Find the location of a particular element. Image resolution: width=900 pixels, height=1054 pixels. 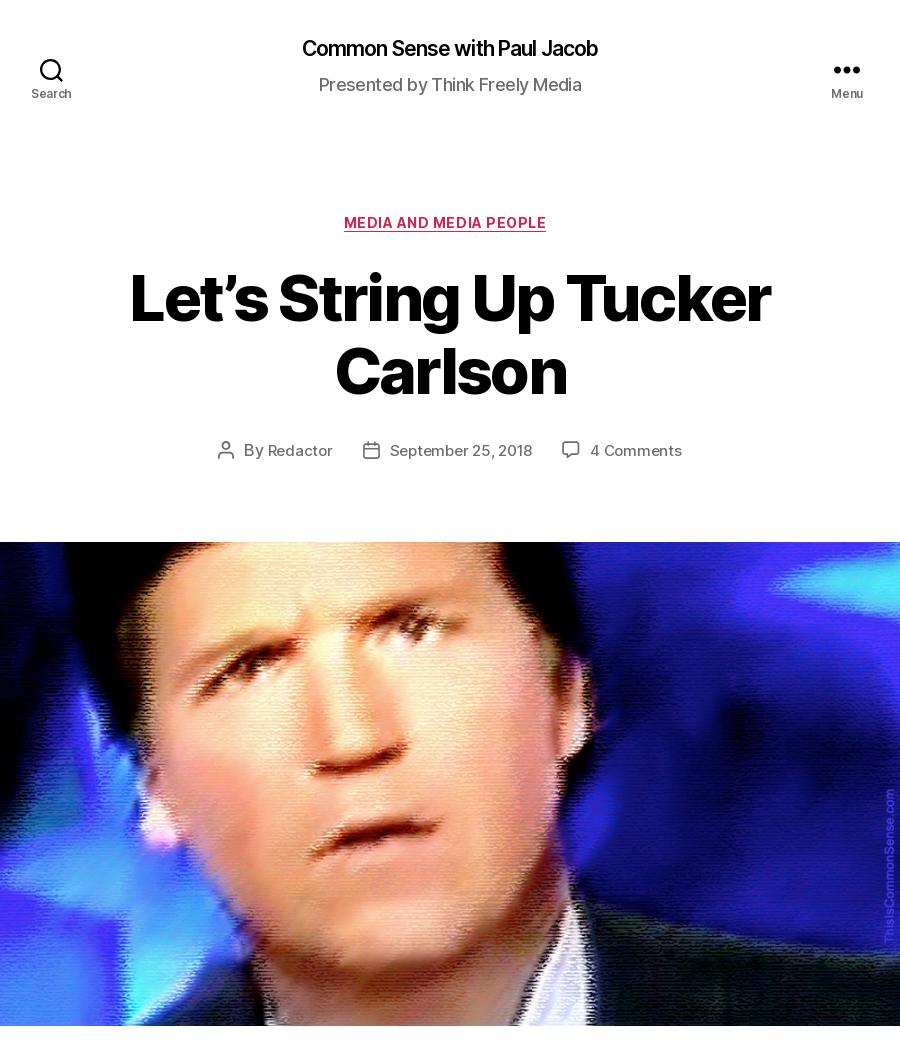

'Your gift to' is located at coordinates (511, 565).